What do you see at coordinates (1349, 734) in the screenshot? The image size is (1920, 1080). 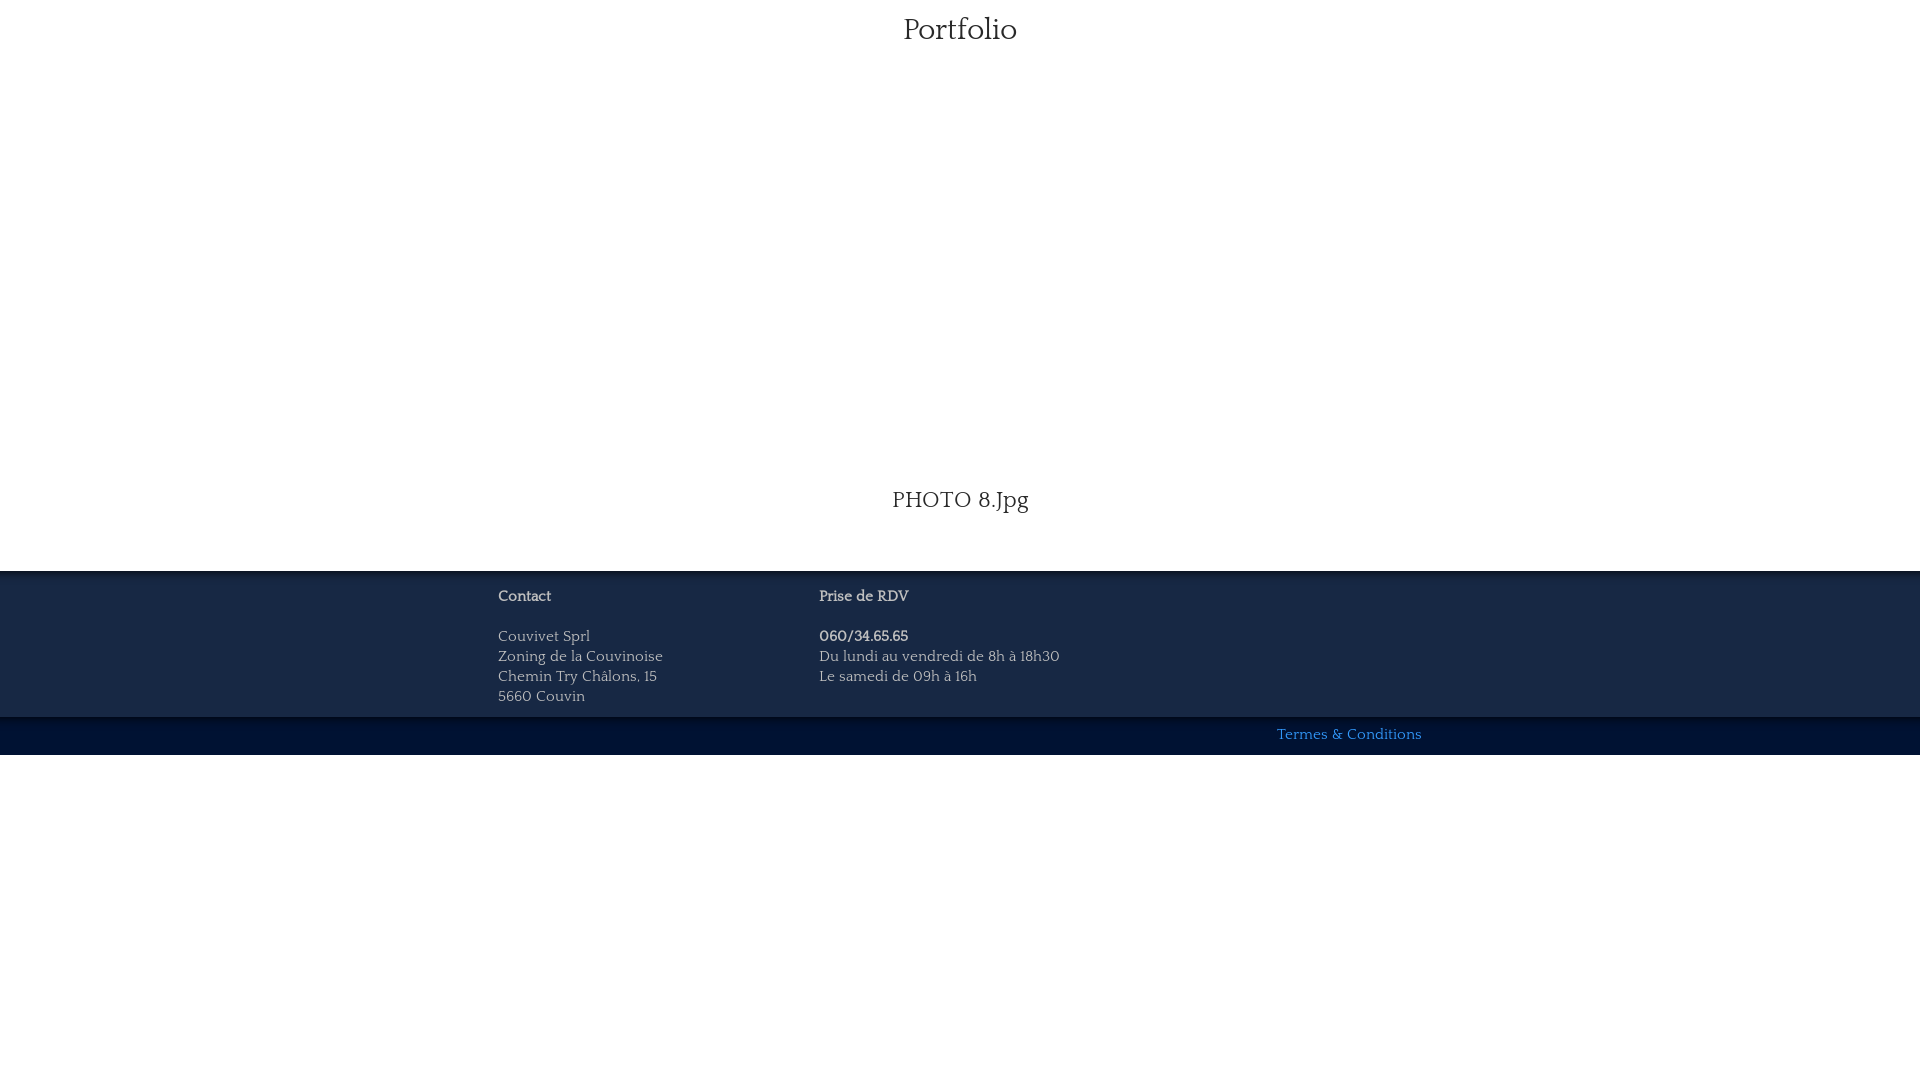 I see `'Termes & Conditions'` at bounding box center [1349, 734].